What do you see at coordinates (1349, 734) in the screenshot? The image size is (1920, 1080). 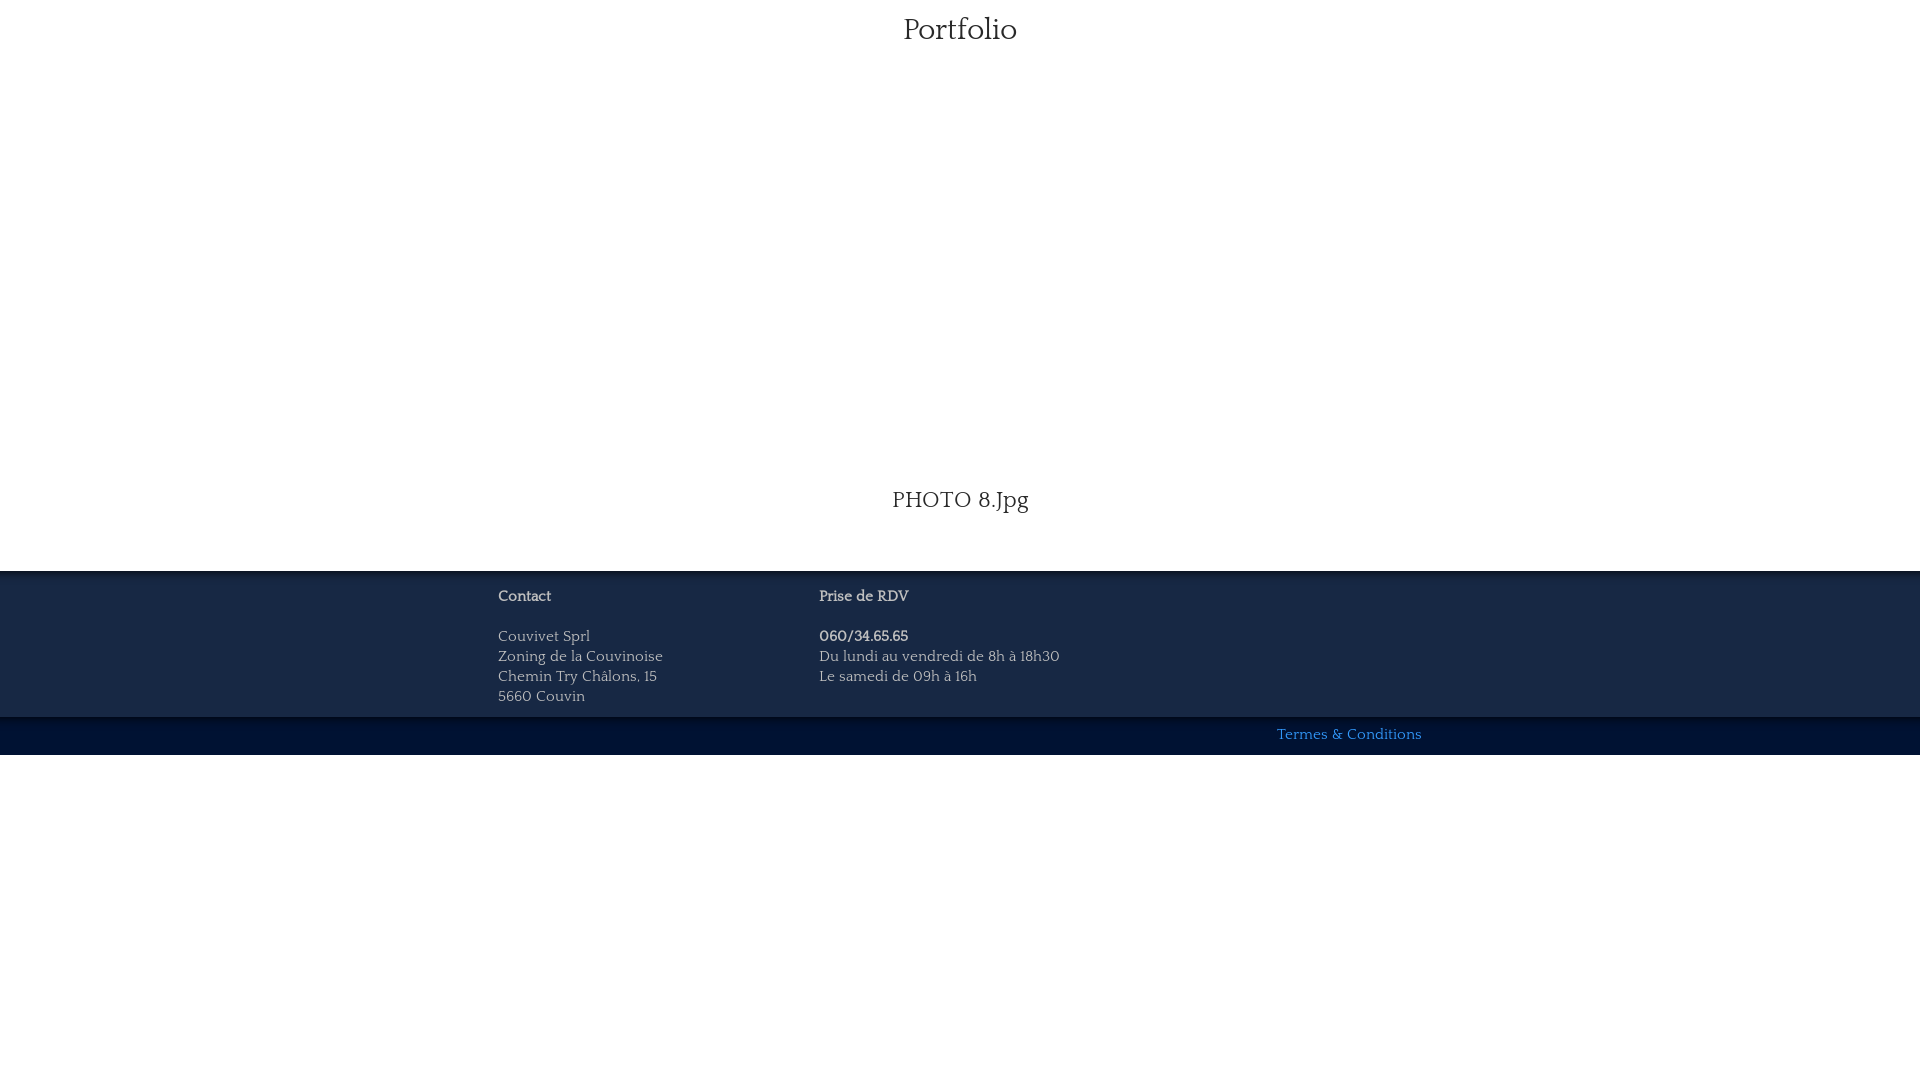 I see `'Termes & Conditions'` at bounding box center [1349, 734].